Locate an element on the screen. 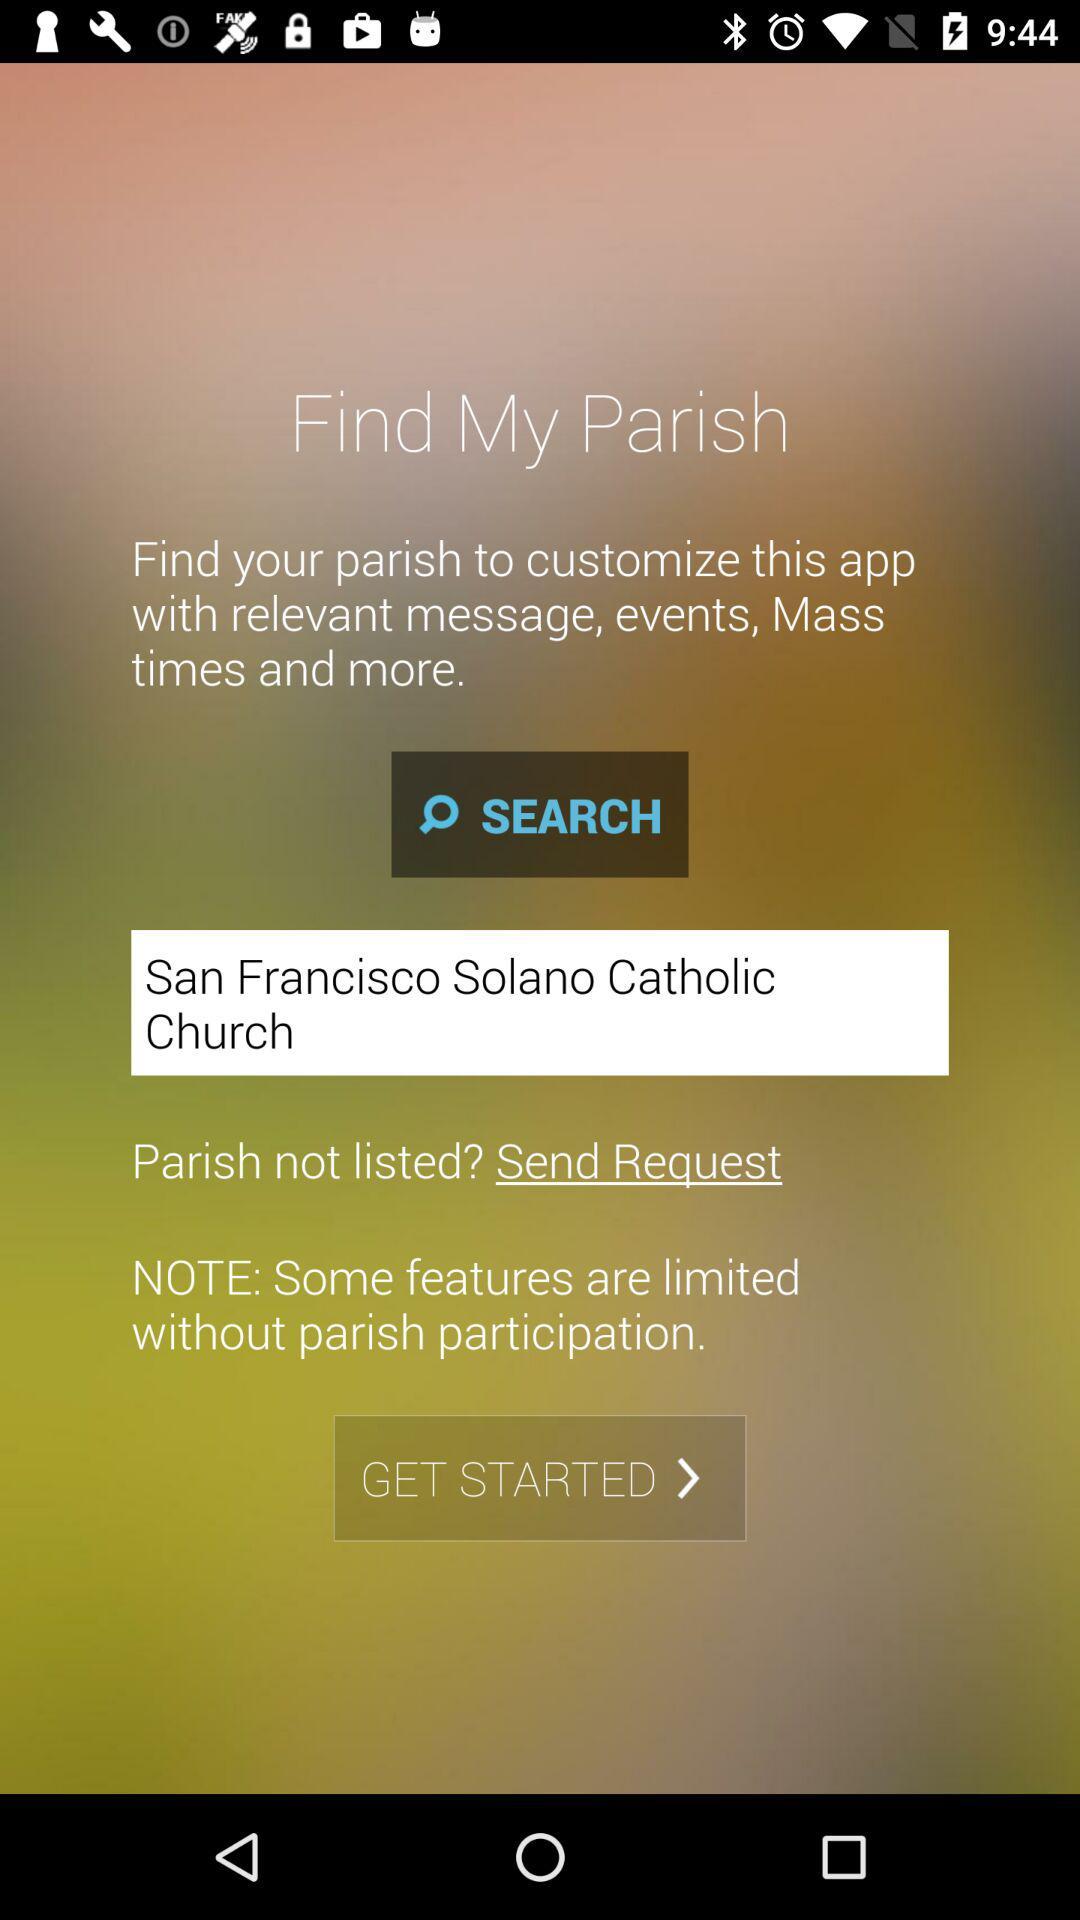 The image size is (1080, 1920). the search icon is located at coordinates (540, 814).